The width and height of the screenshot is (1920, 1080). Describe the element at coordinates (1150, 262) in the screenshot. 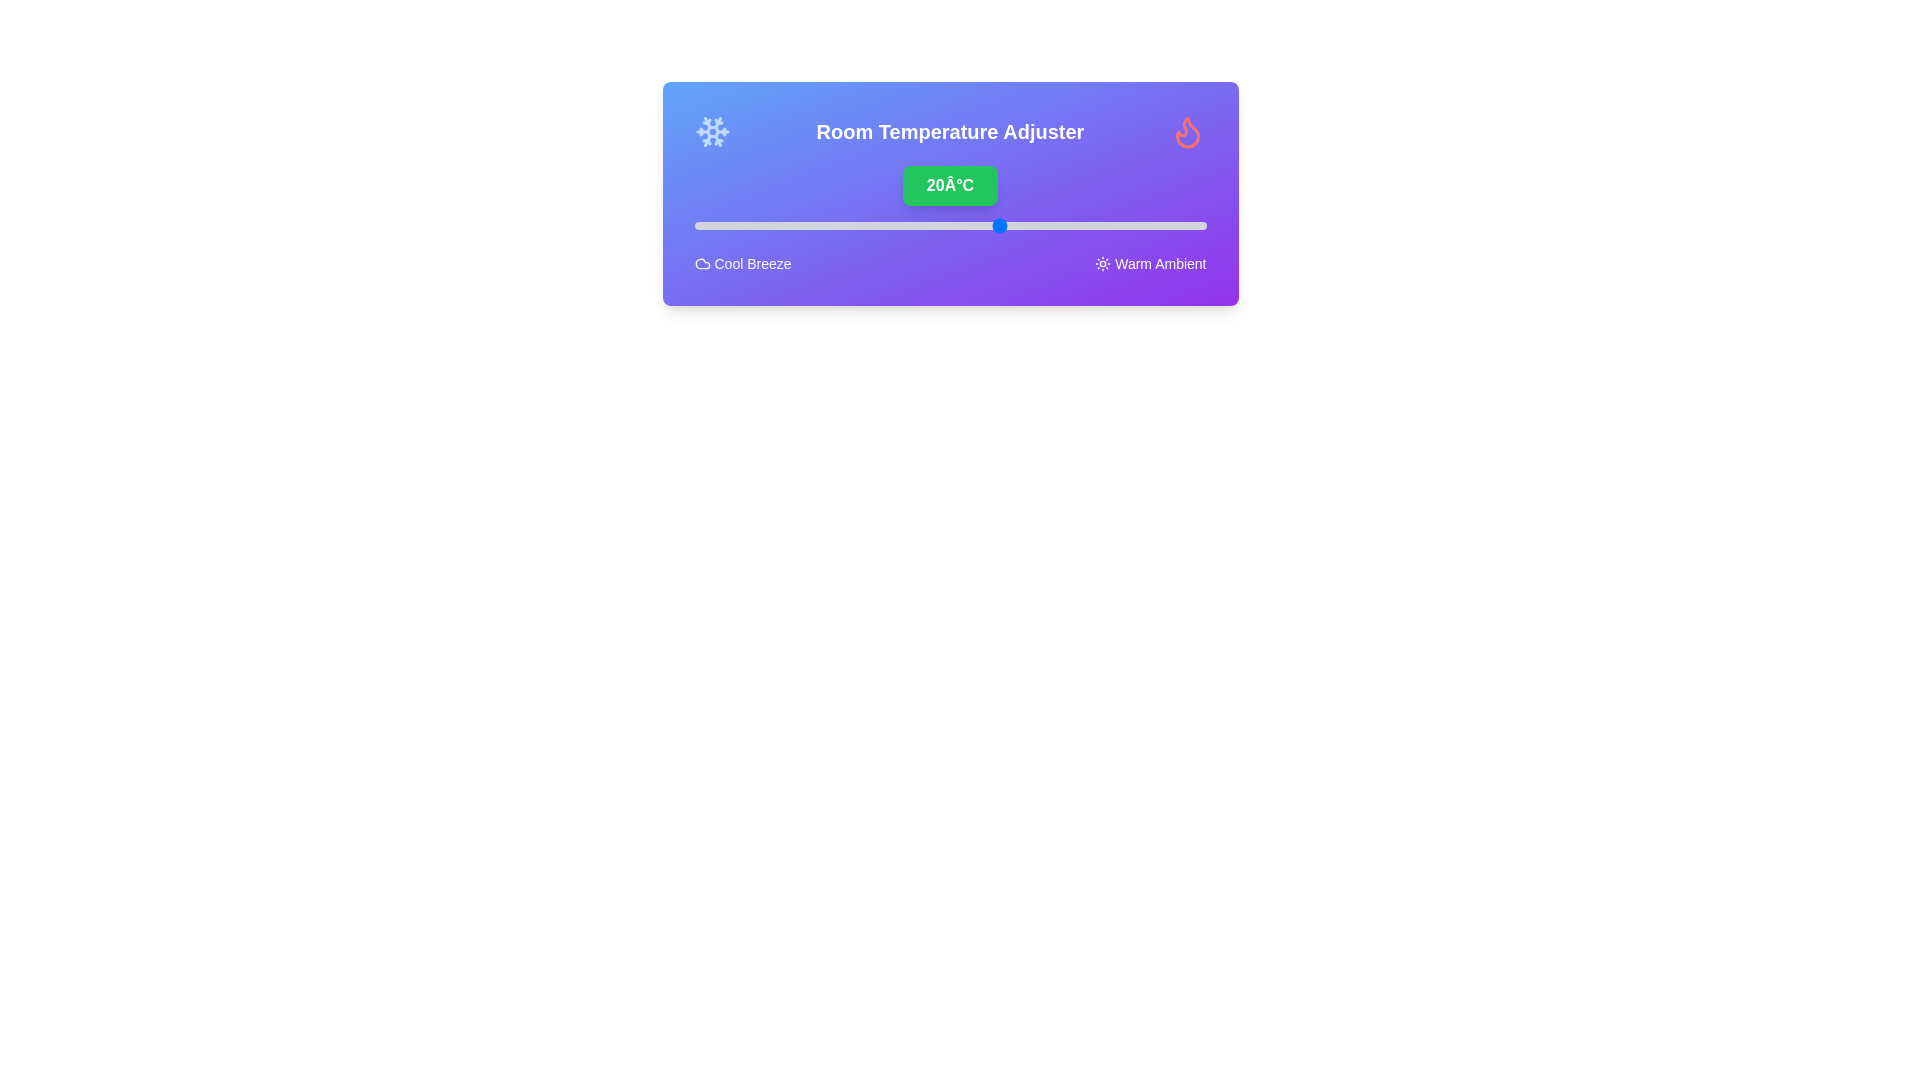

I see `the 'Warm Ambient' text and icon` at that location.